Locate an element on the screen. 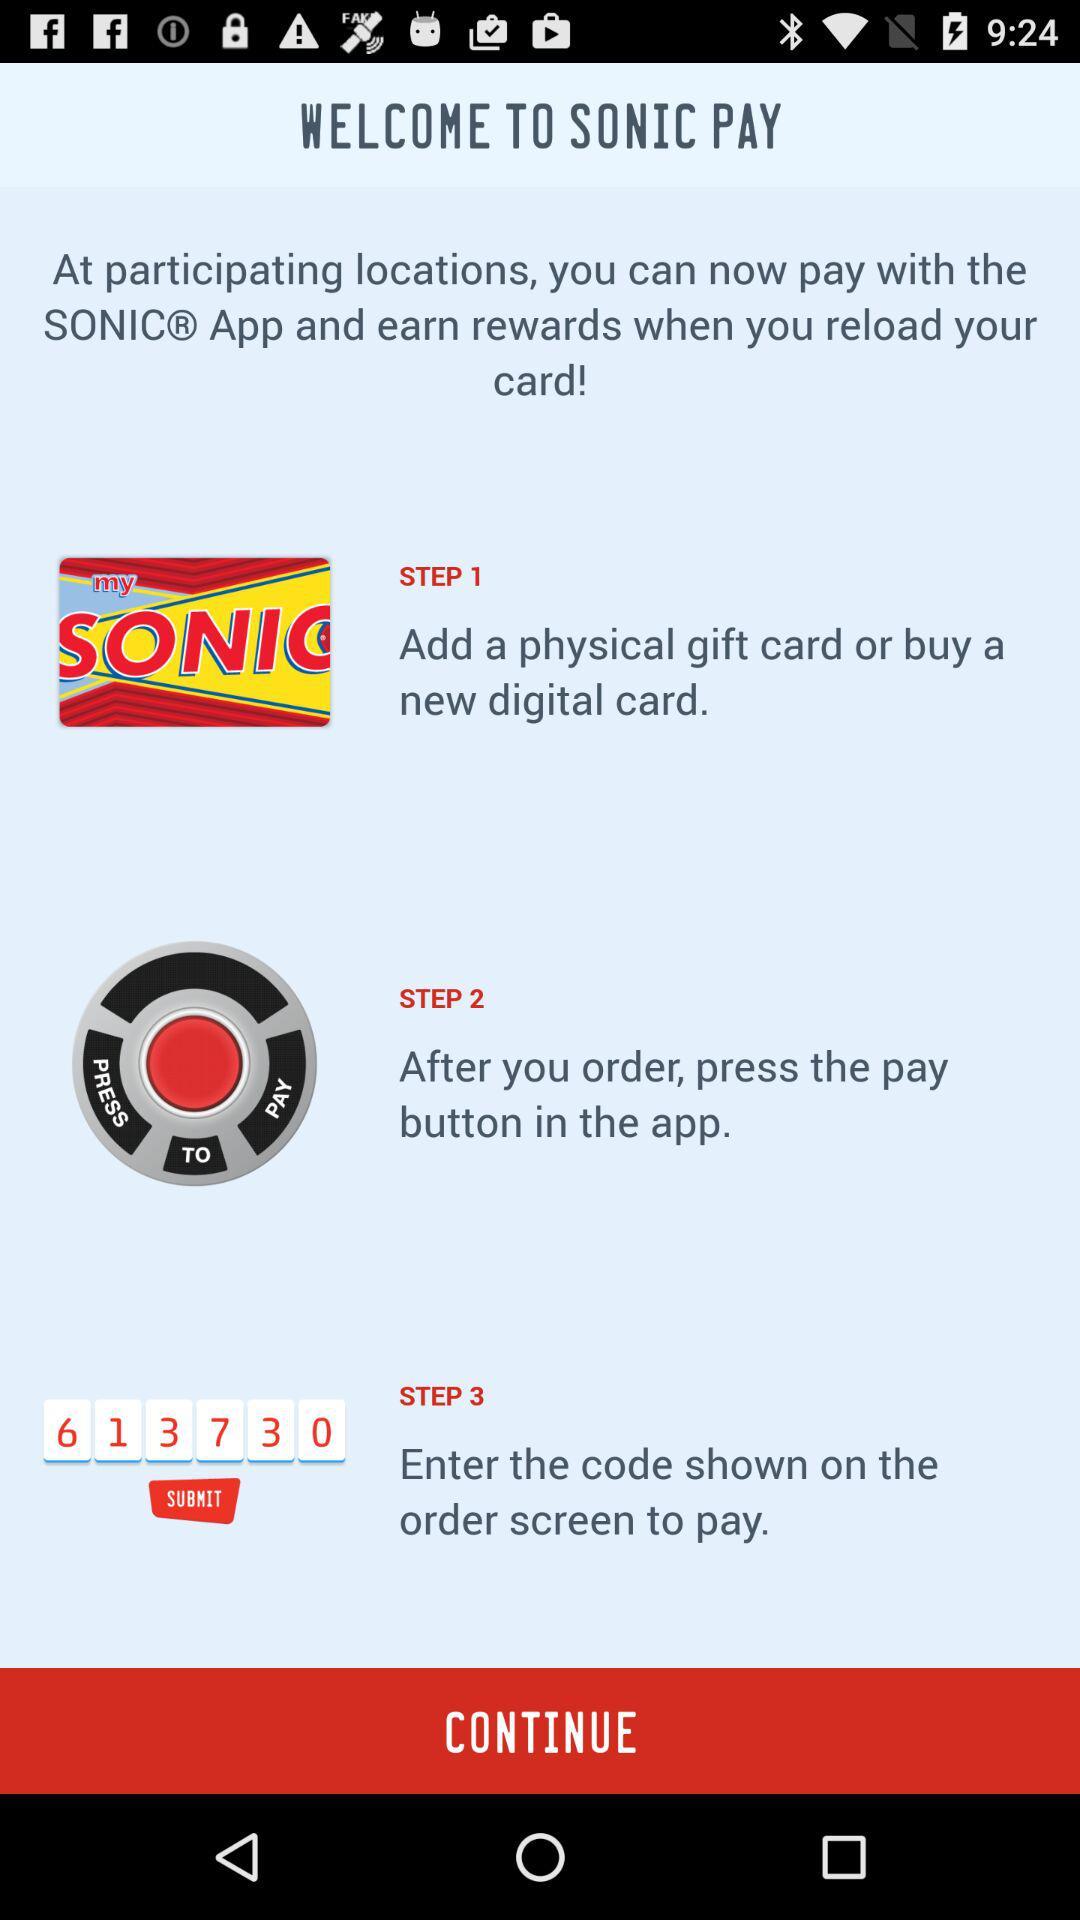  the continue button is located at coordinates (540, 1730).